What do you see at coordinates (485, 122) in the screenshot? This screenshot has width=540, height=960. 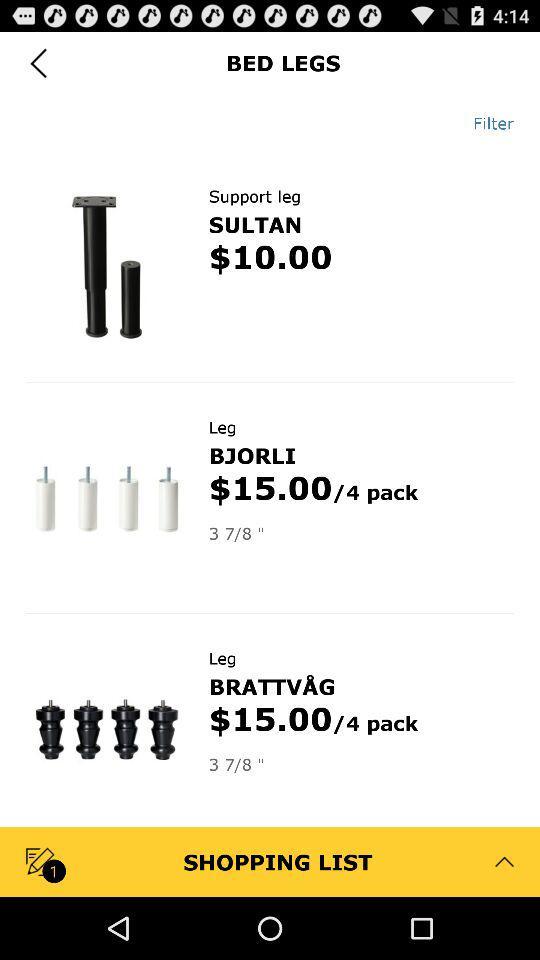 I see `app at the top right corner` at bounding box center [485, 122].